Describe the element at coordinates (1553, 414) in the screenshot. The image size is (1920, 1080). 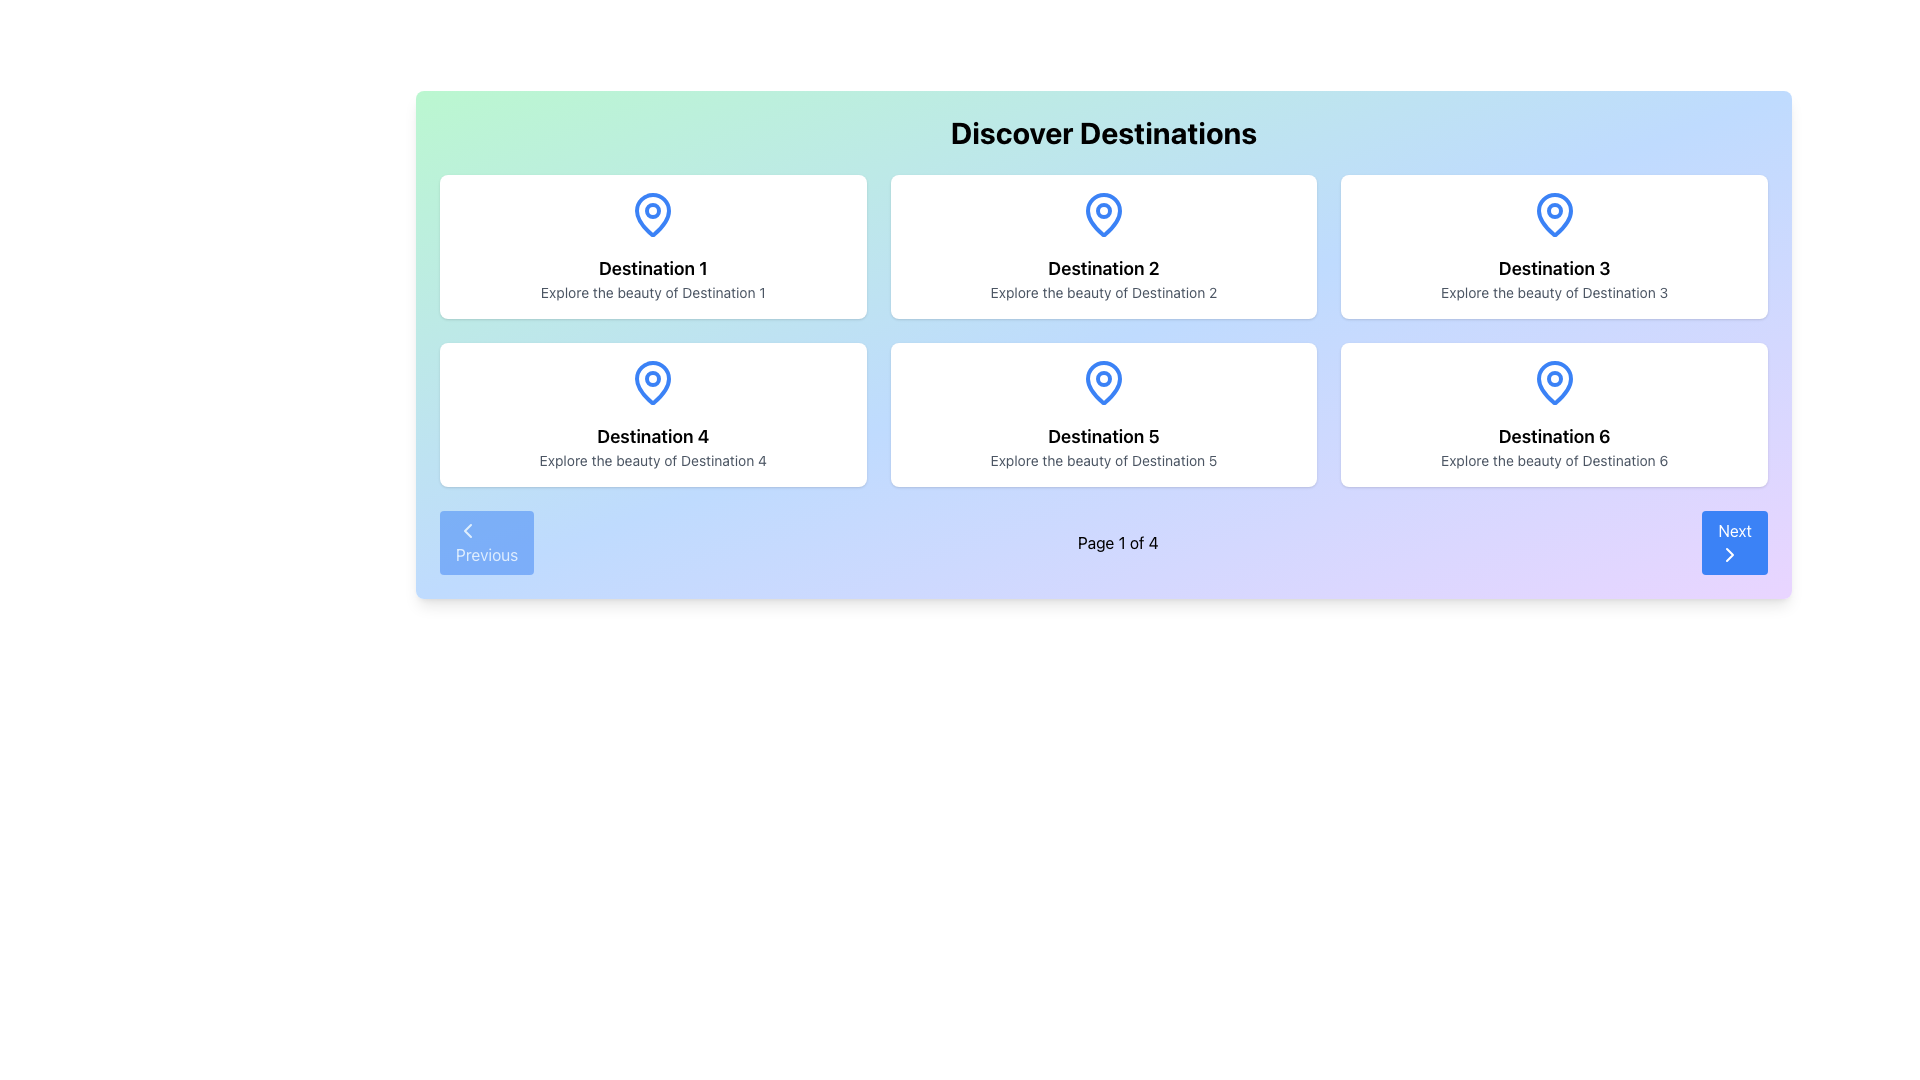
I see `the 'Destination 6' travel card located in the bottom-right corner of the grid` at that location.